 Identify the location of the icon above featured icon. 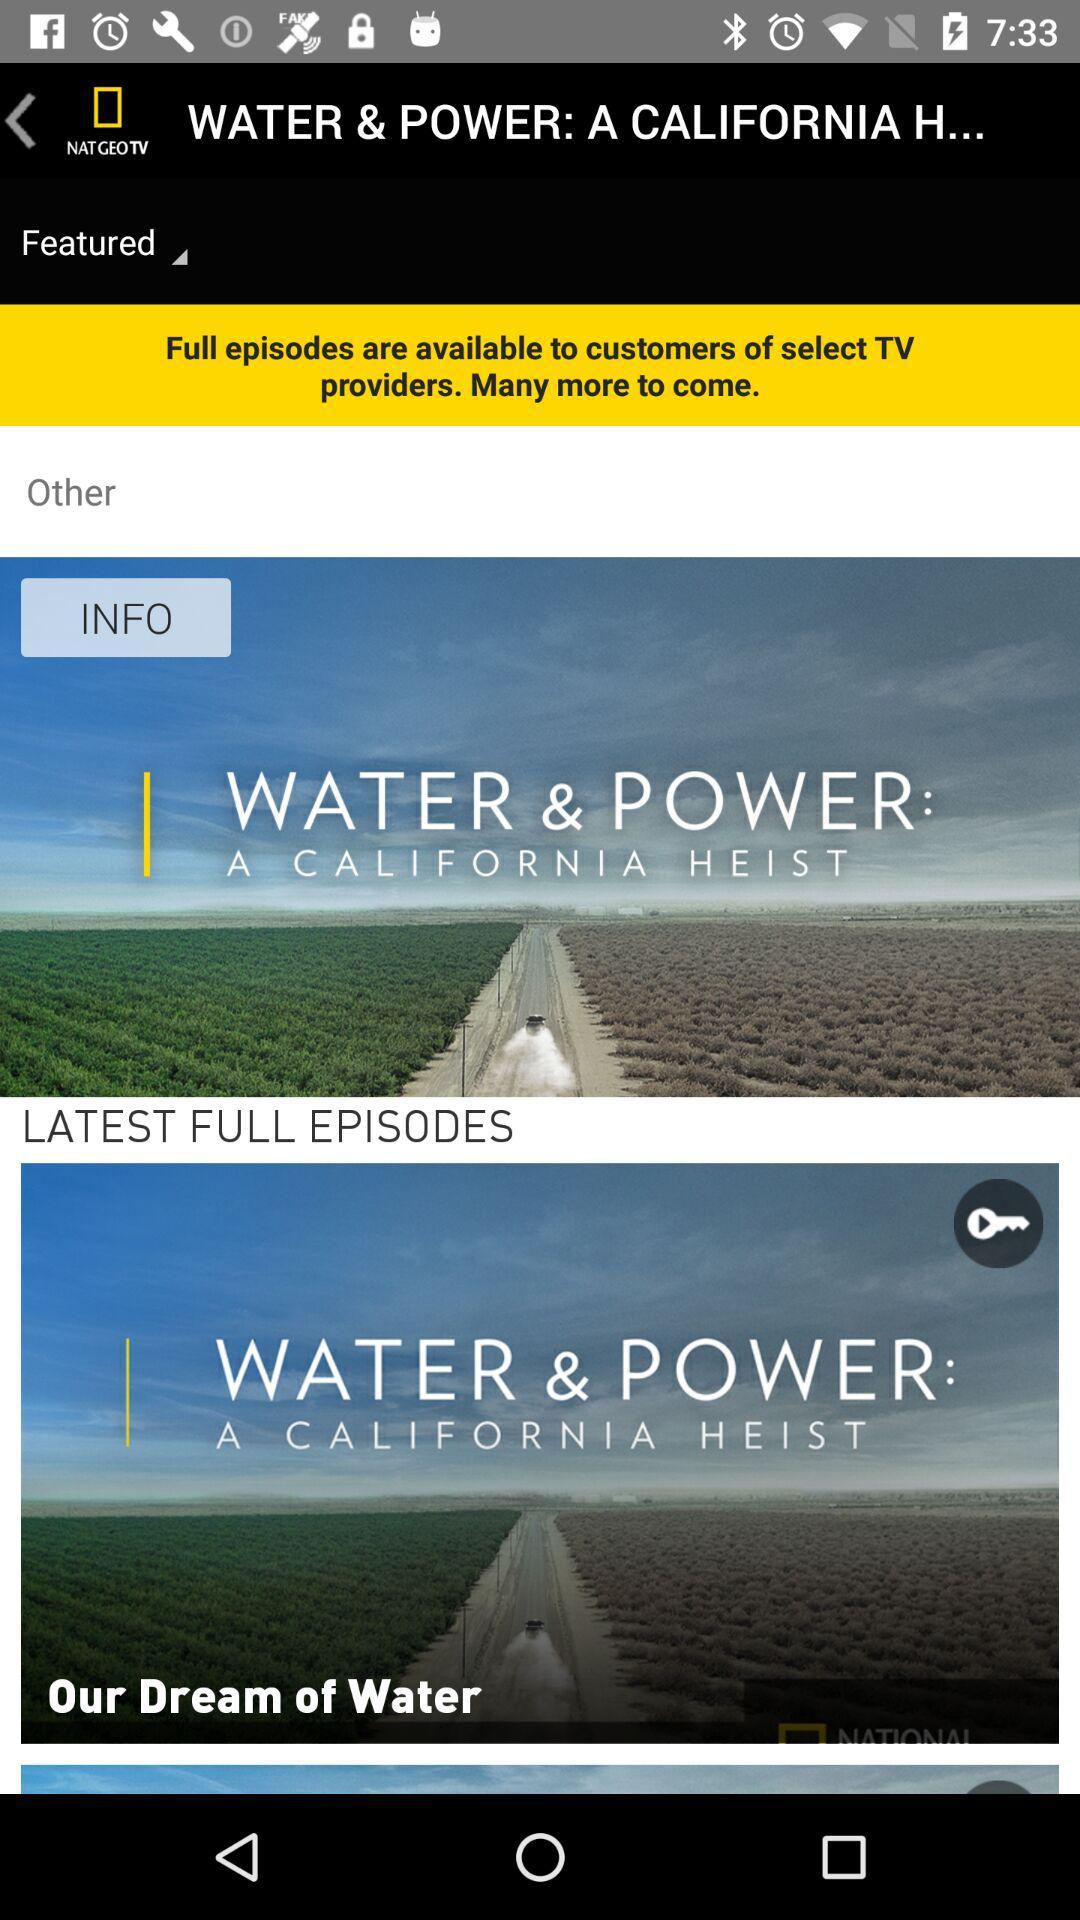
(108, 119).